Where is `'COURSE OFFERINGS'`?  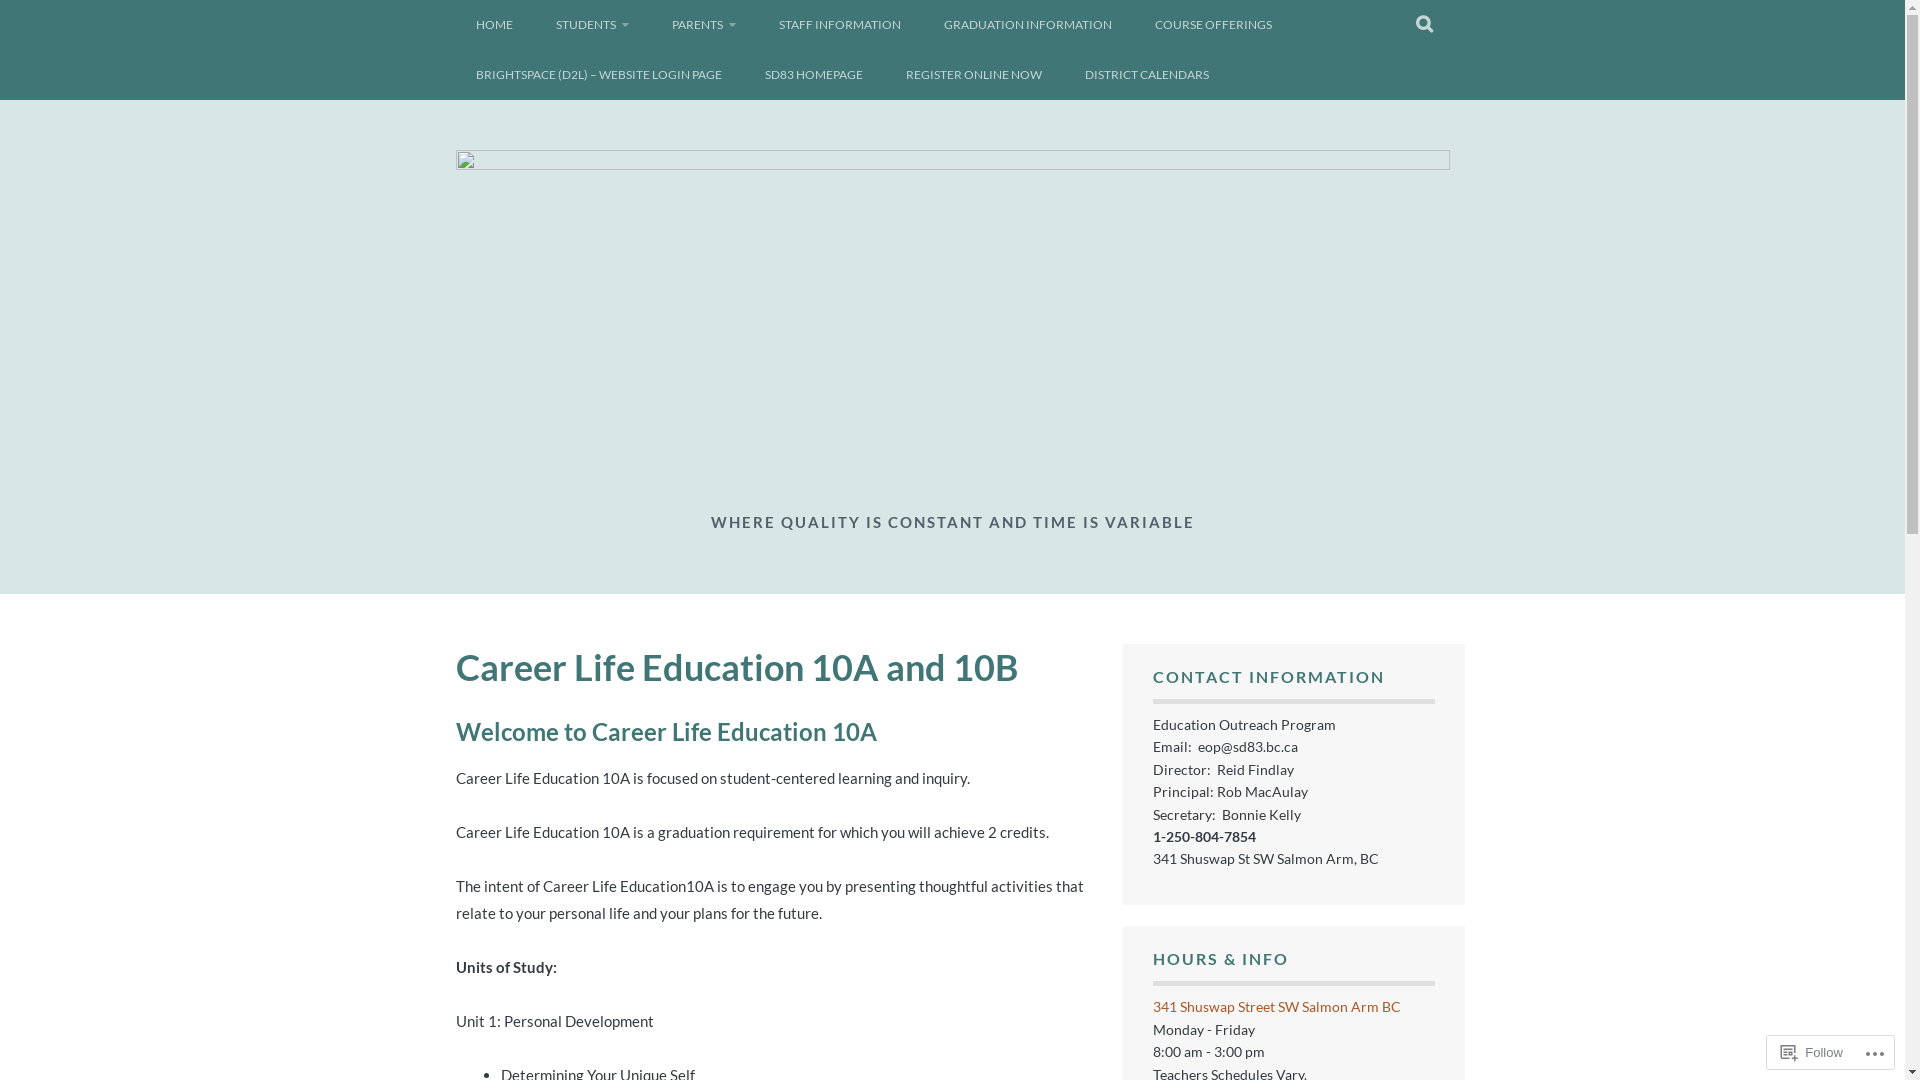
'COURSE OFFERINGS' is located at coordinates (1211, 24).